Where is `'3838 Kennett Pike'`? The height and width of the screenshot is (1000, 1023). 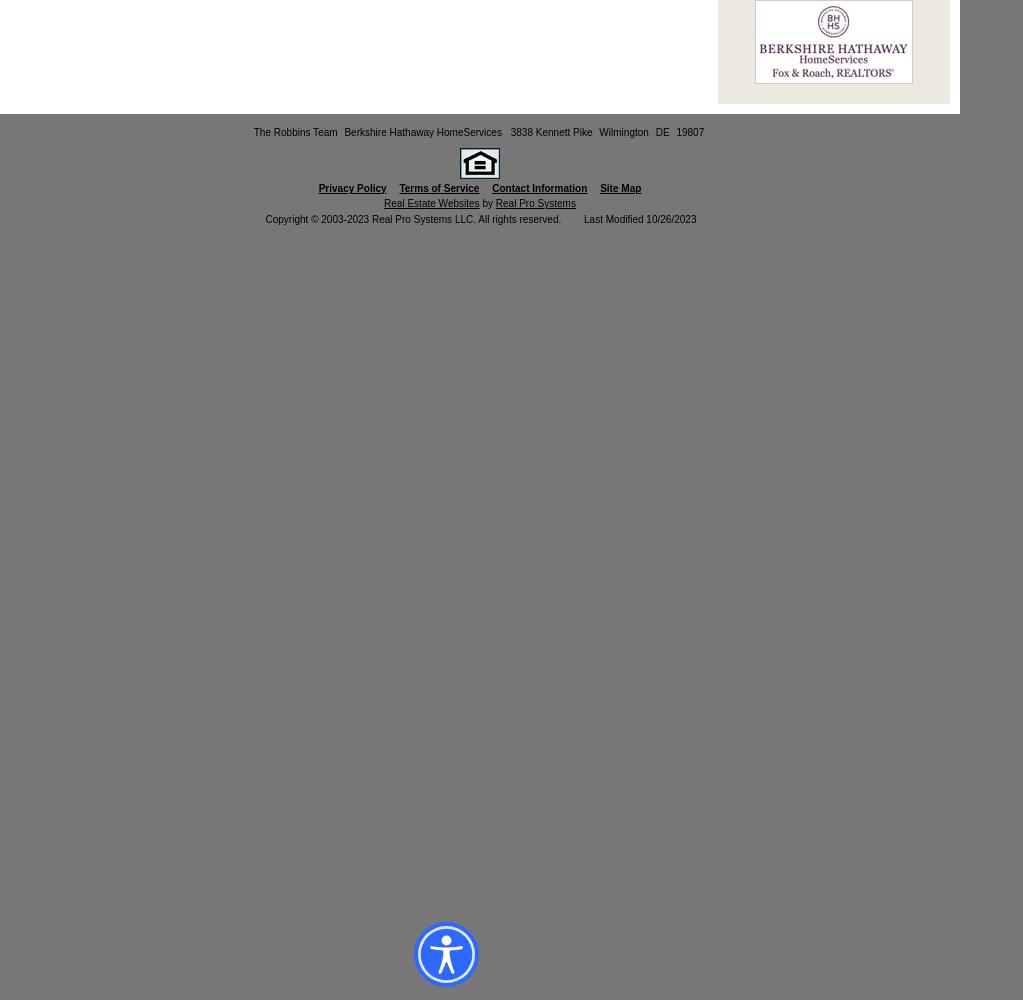 '3838 Kennett Pike' is located at coordinates (552, 132).